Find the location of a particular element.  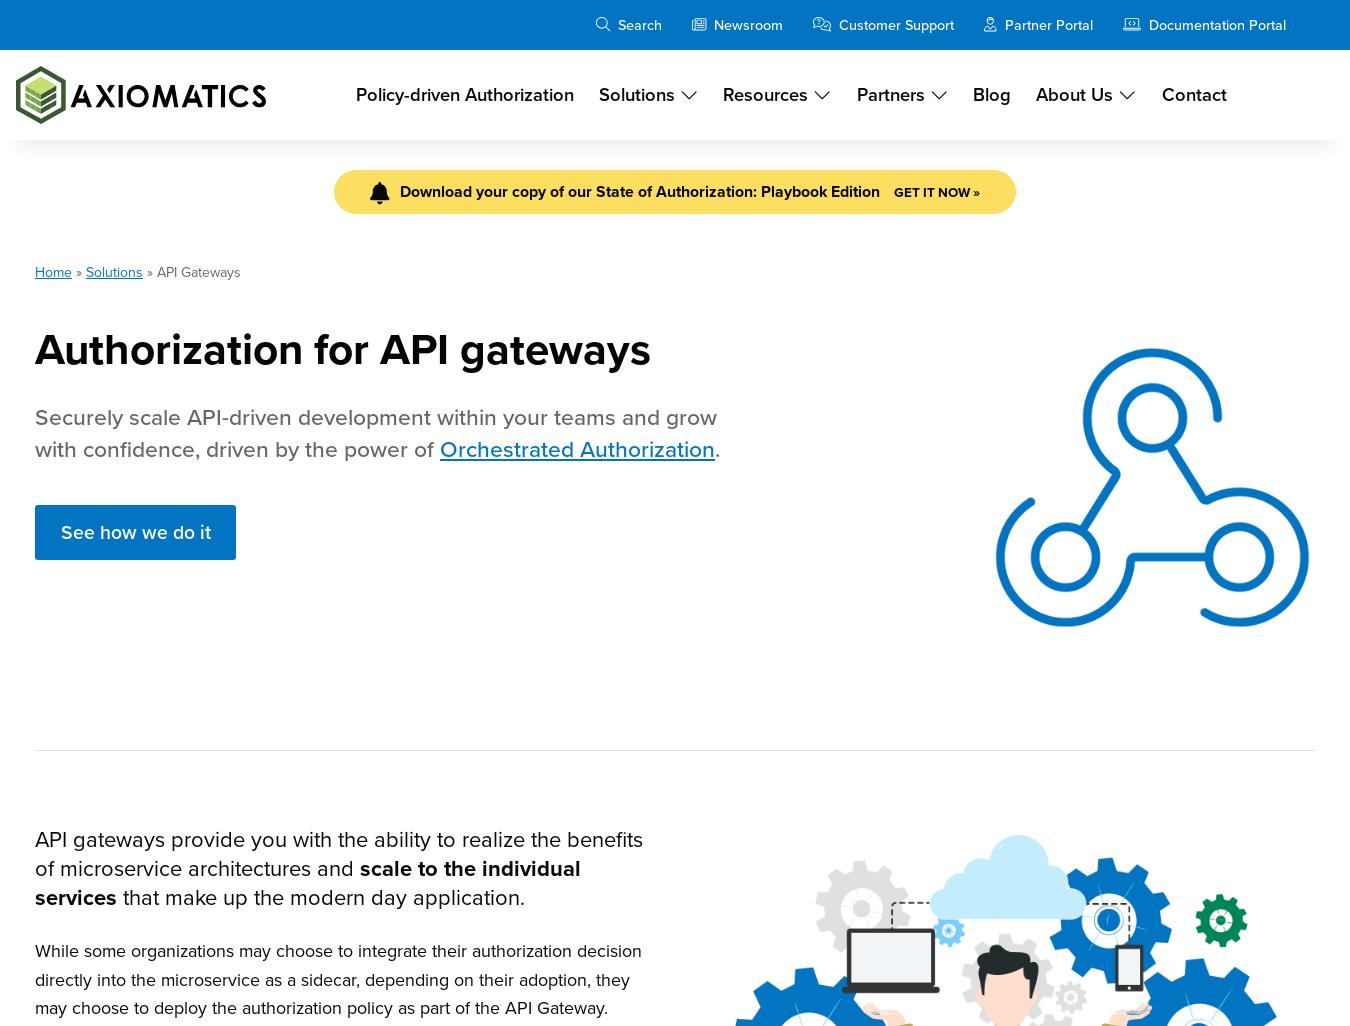

'Read the article' is located at coordinates (1038, 680).